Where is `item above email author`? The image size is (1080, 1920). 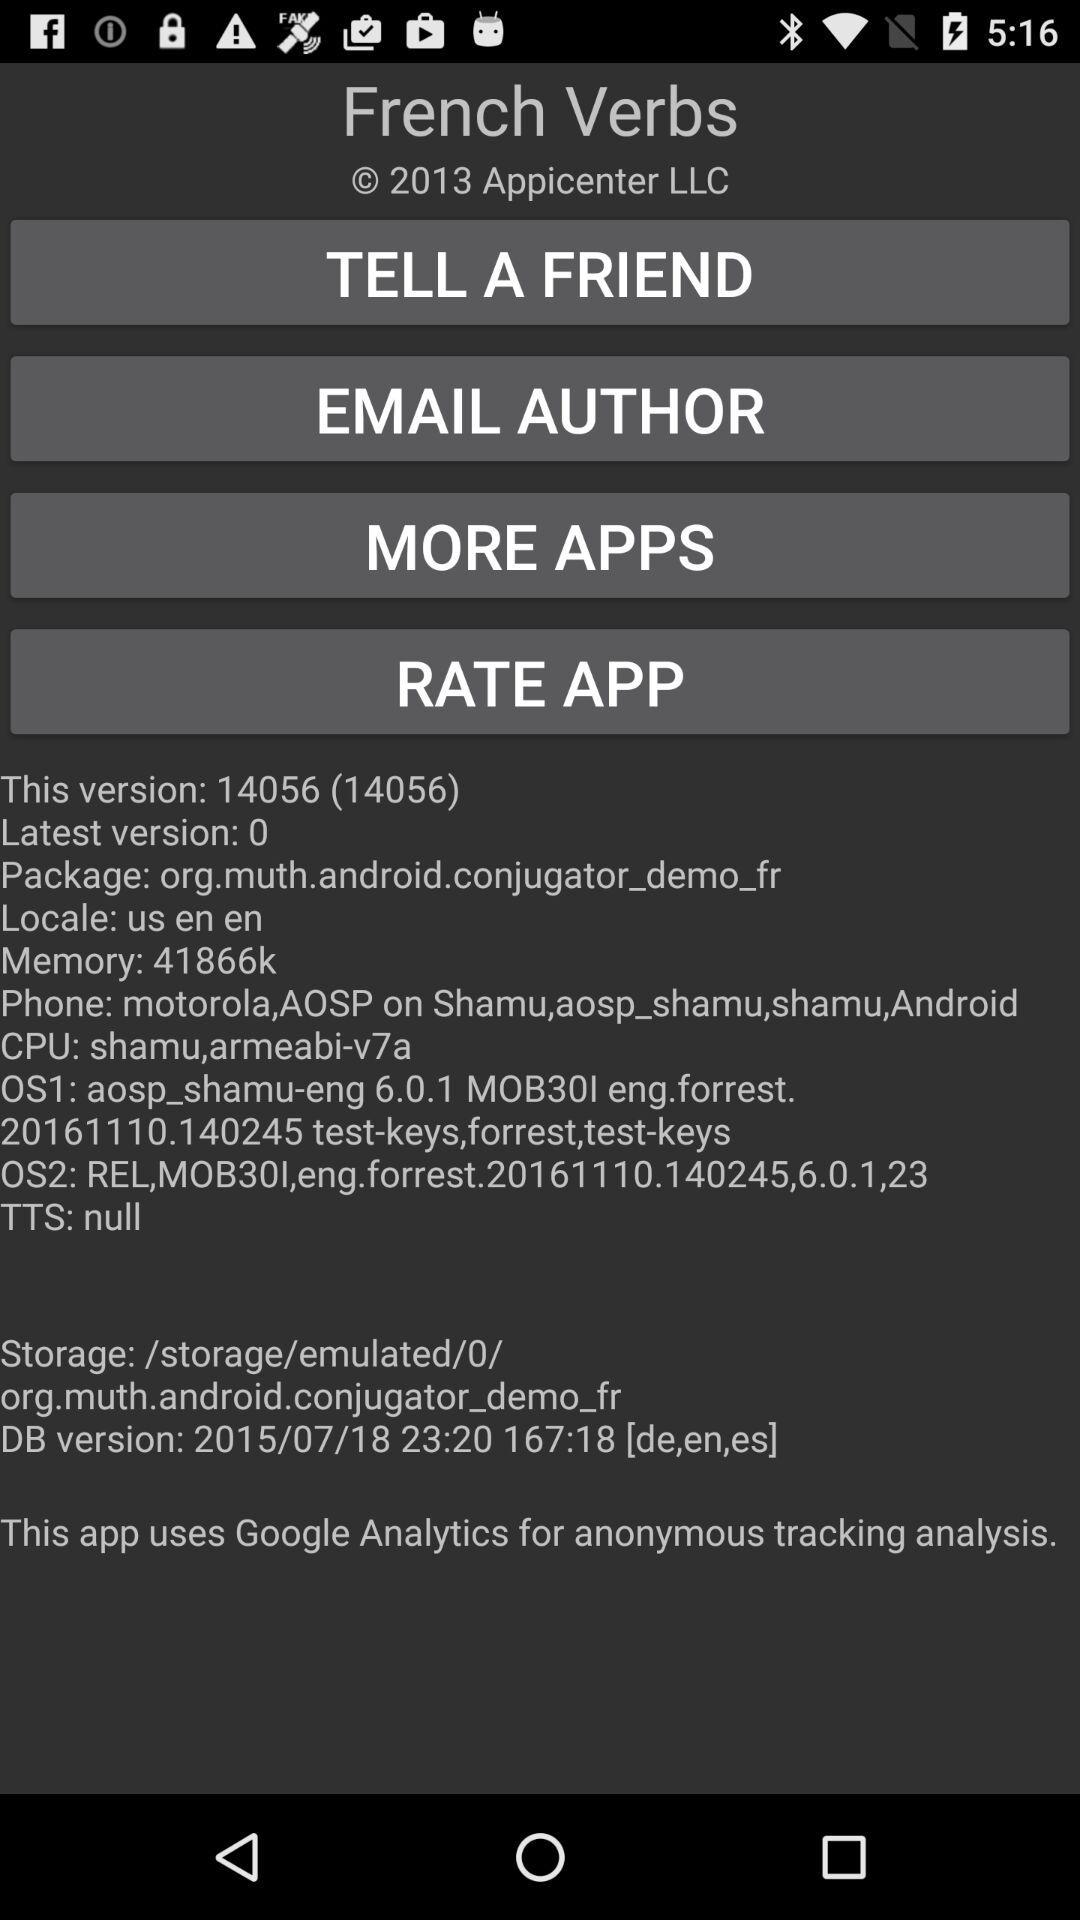 item above email author is located at coordinates (540, 271).